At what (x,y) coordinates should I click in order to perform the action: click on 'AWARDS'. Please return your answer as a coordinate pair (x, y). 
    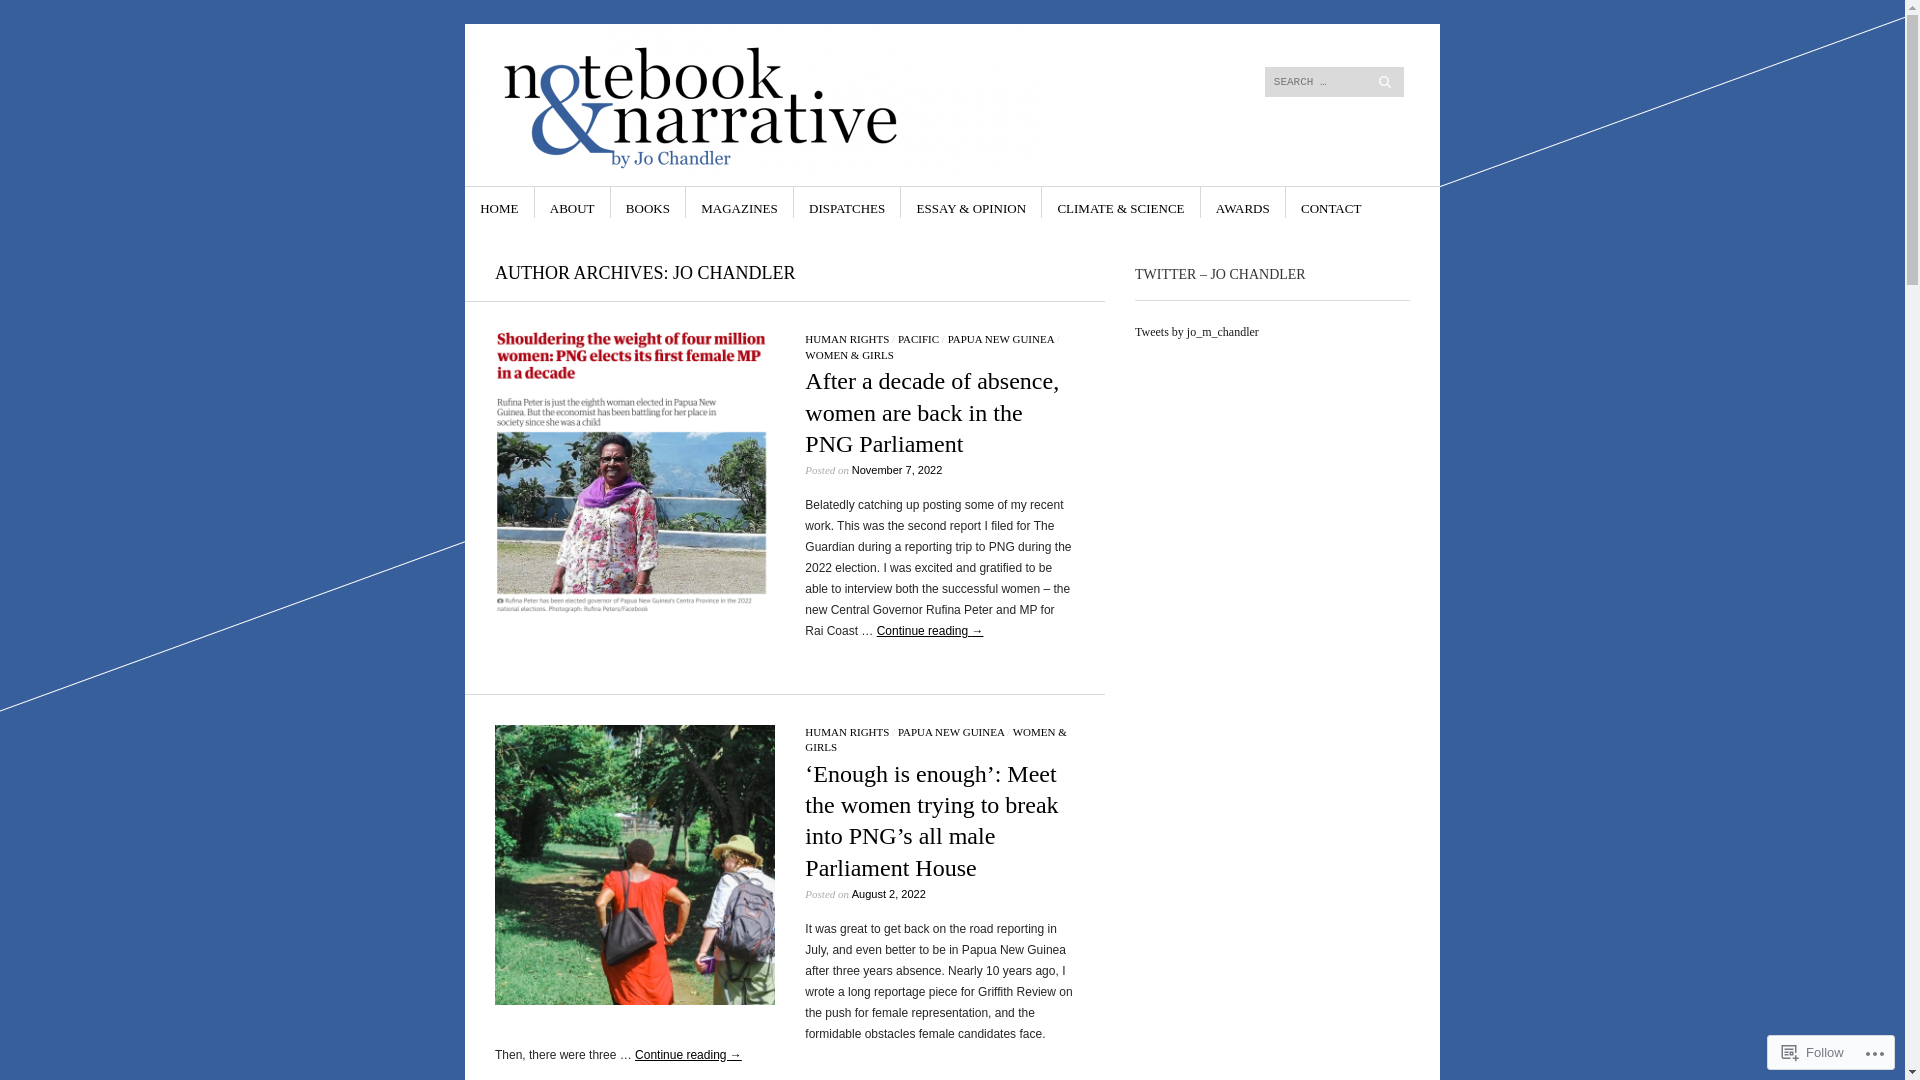
    Looking at the image, I should click on (1242, 202).